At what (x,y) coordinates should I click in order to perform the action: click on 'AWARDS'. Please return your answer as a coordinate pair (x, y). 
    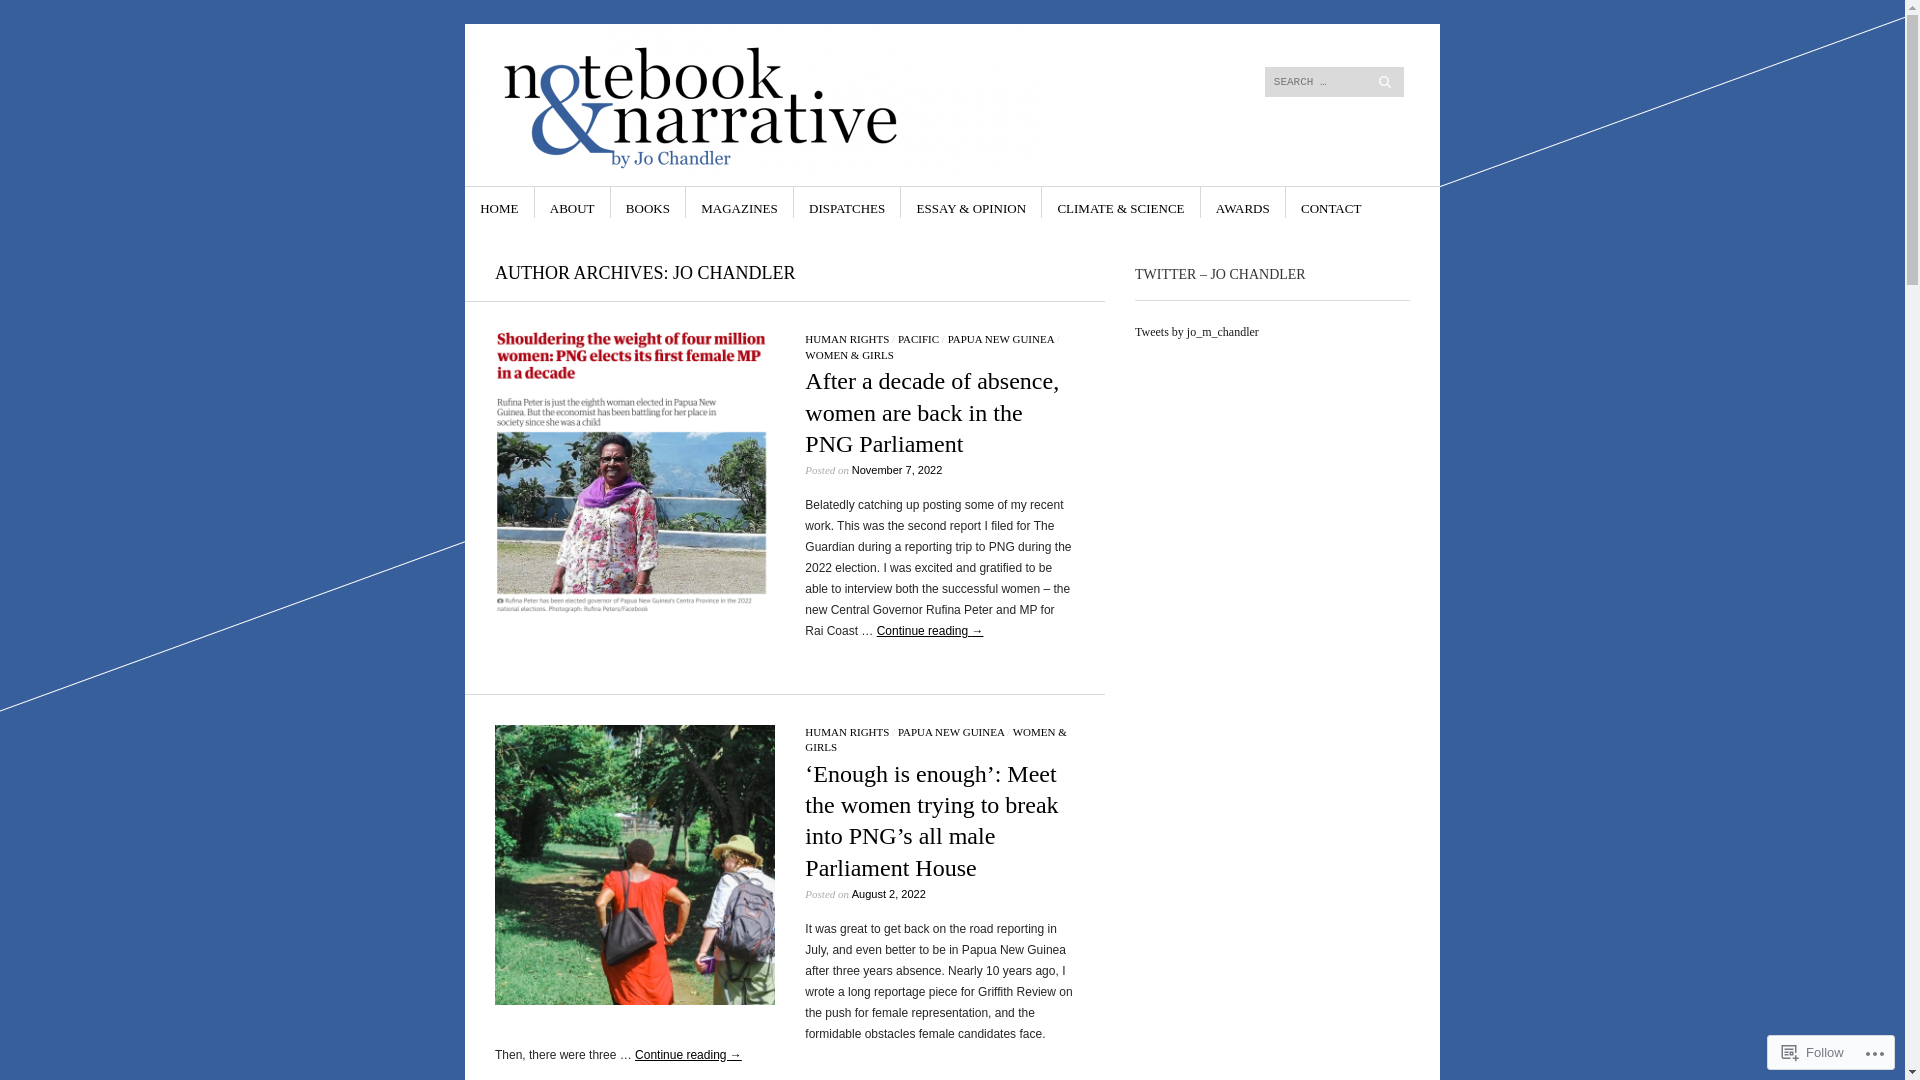
    Looking at the image, I should click on (1242, 202).